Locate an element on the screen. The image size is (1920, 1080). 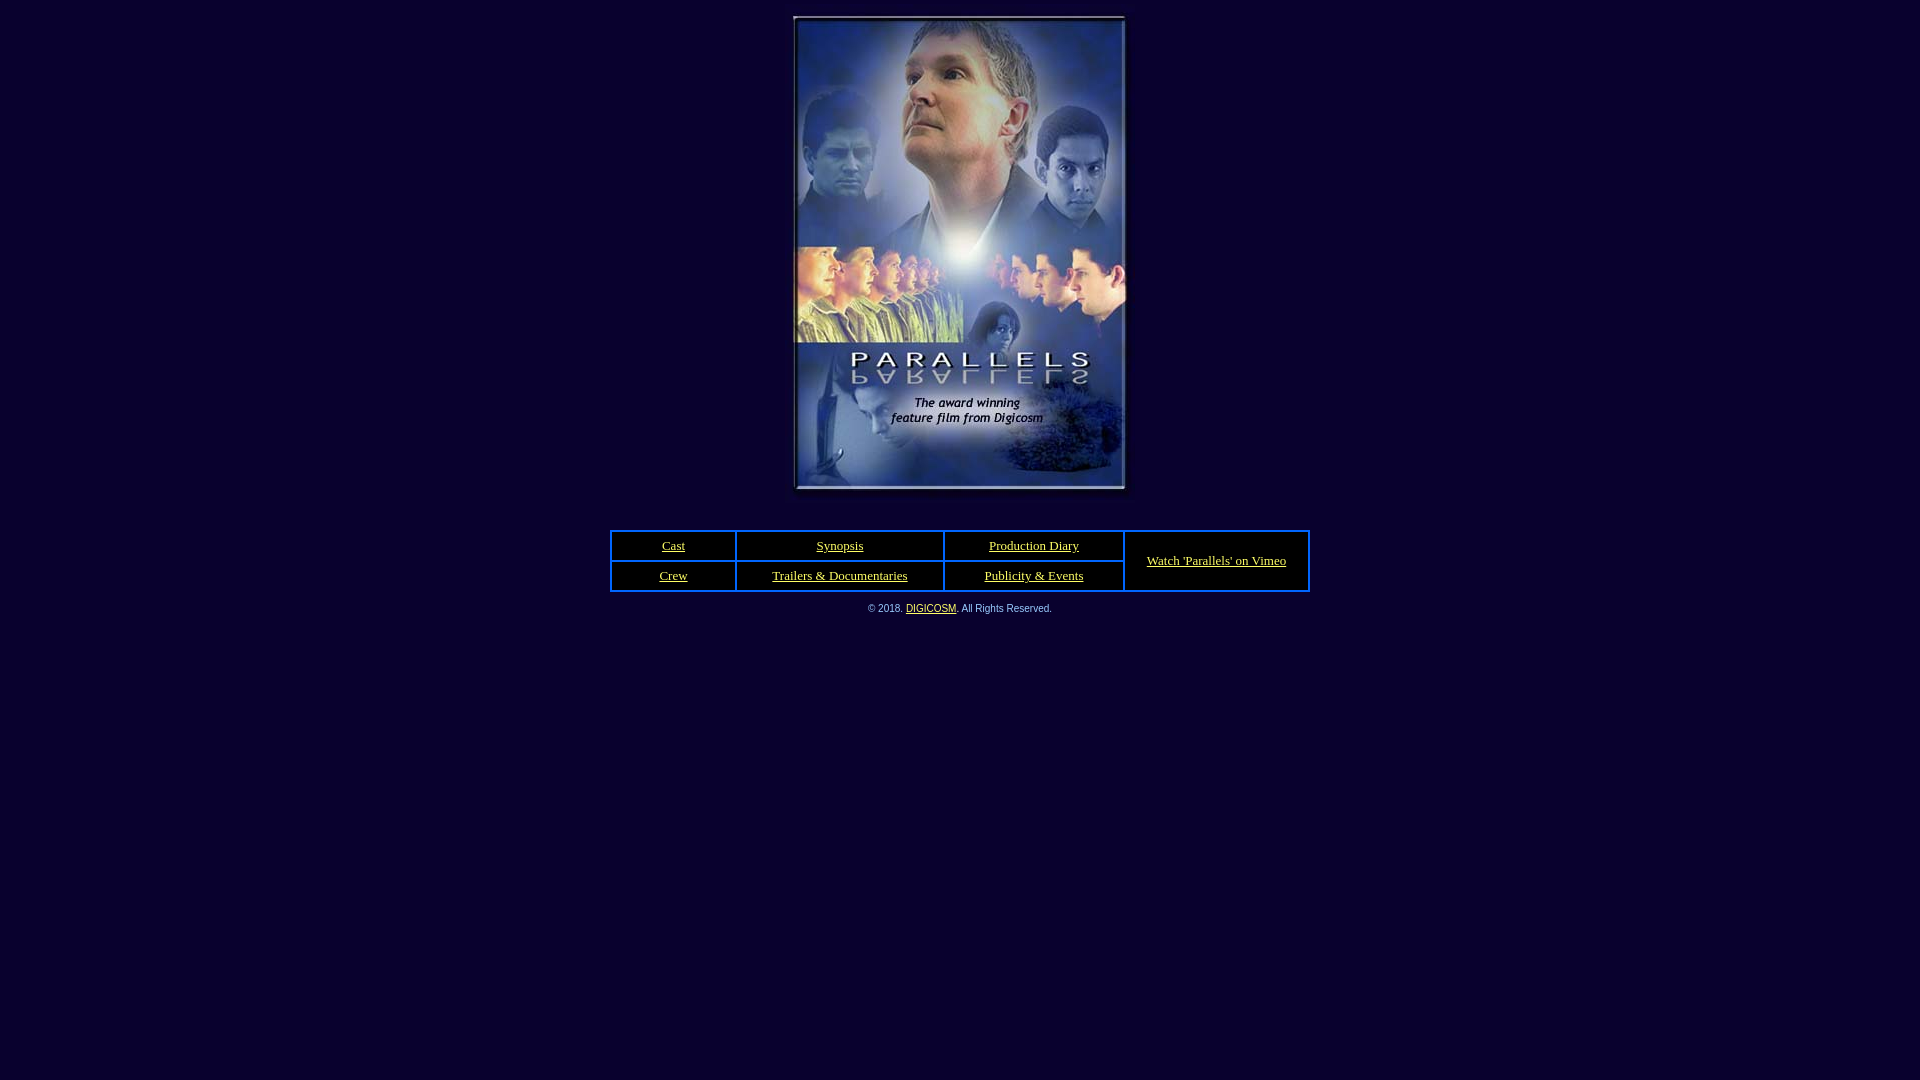
'Cast' is located at coordinates (673, 545).